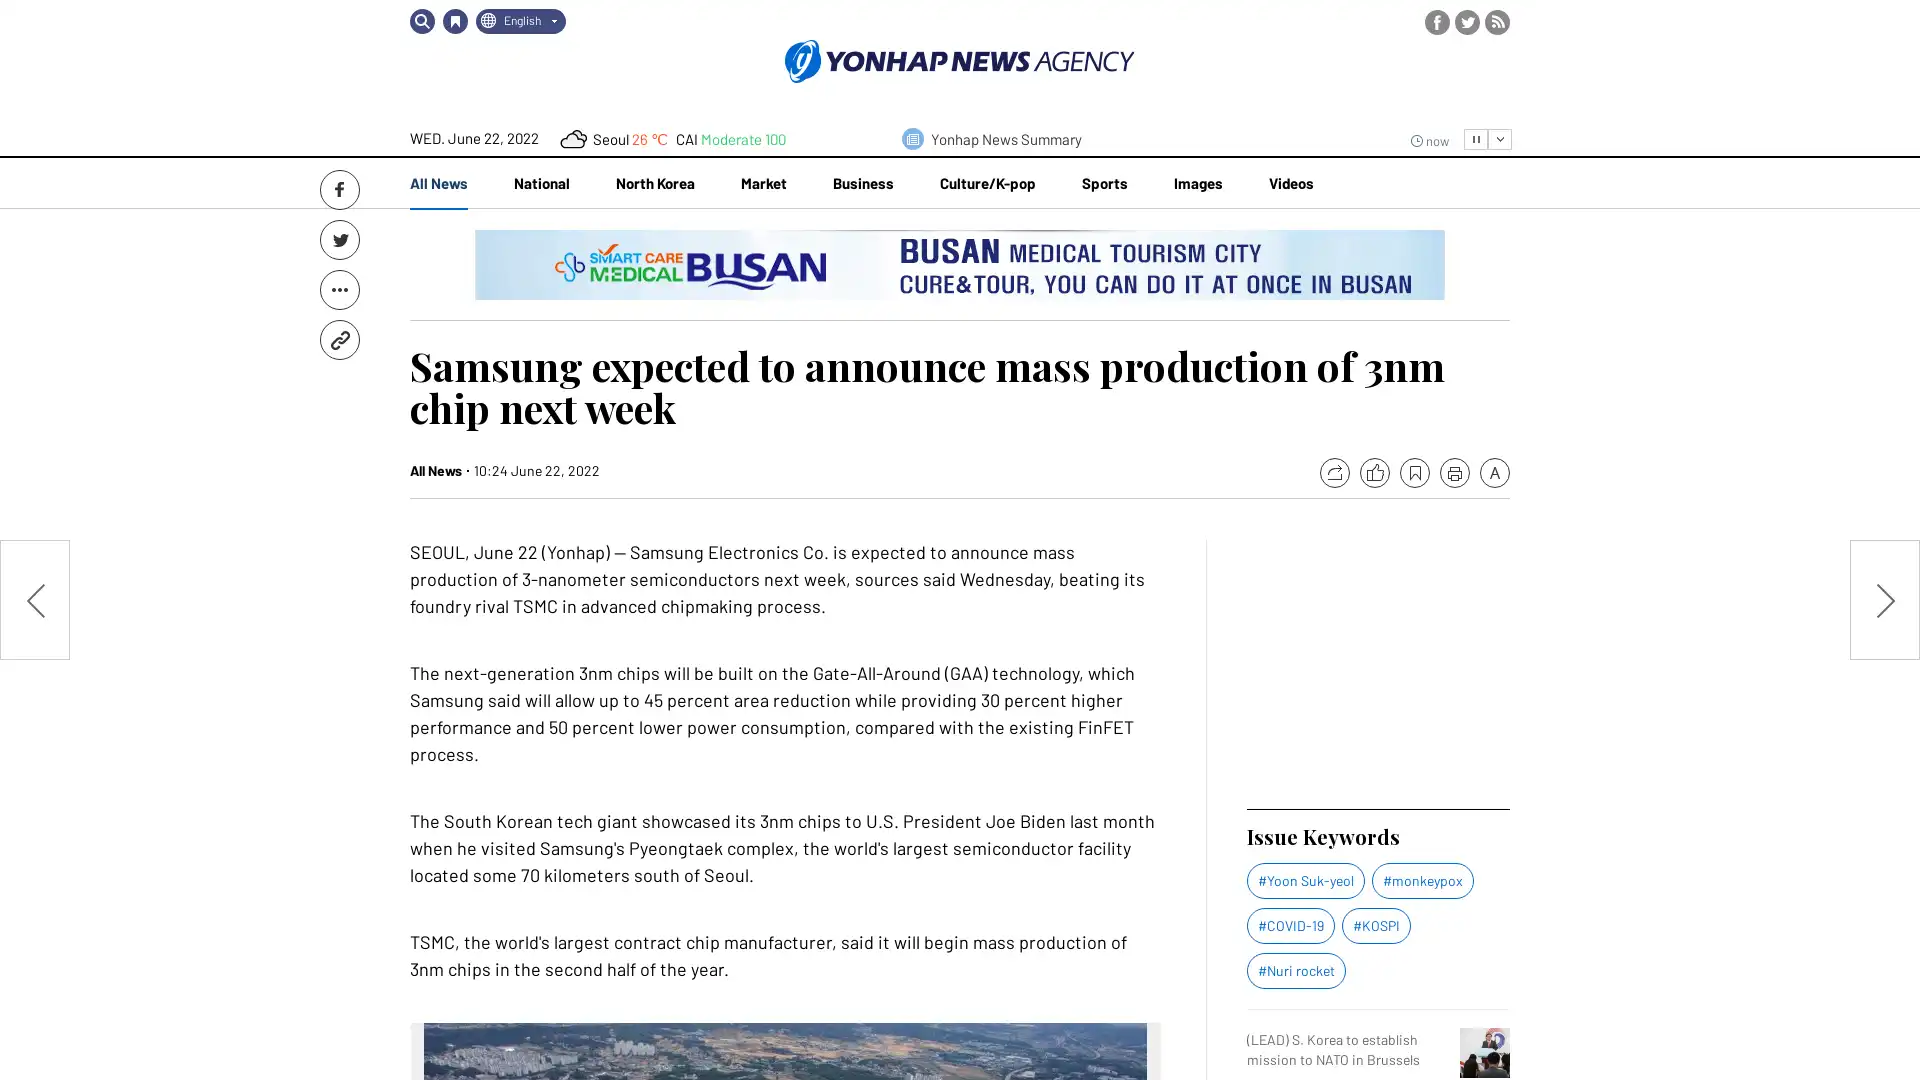  I want to click on Pause, so click(1476, 138).